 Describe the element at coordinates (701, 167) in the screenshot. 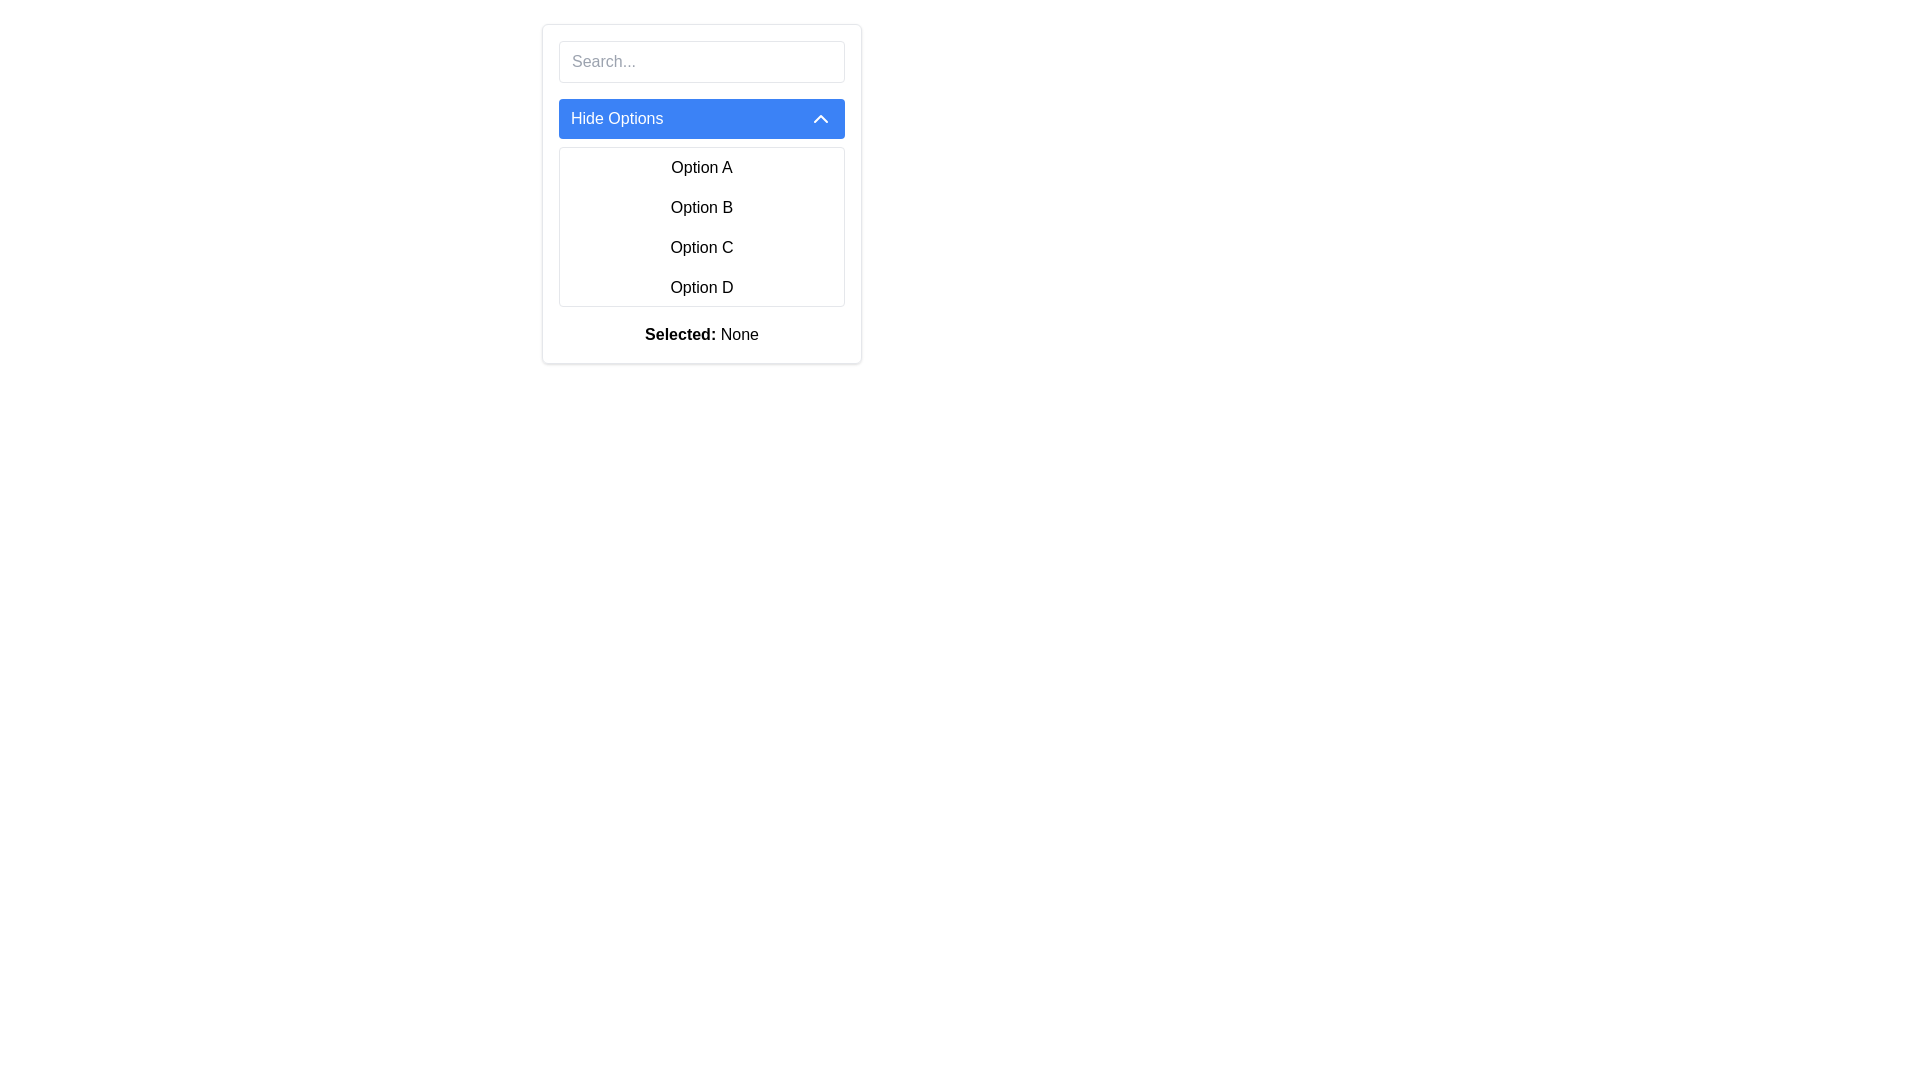

I see `the first list item labeled 'Option A' that is positioned under the header 'Hide Options'` at that location.